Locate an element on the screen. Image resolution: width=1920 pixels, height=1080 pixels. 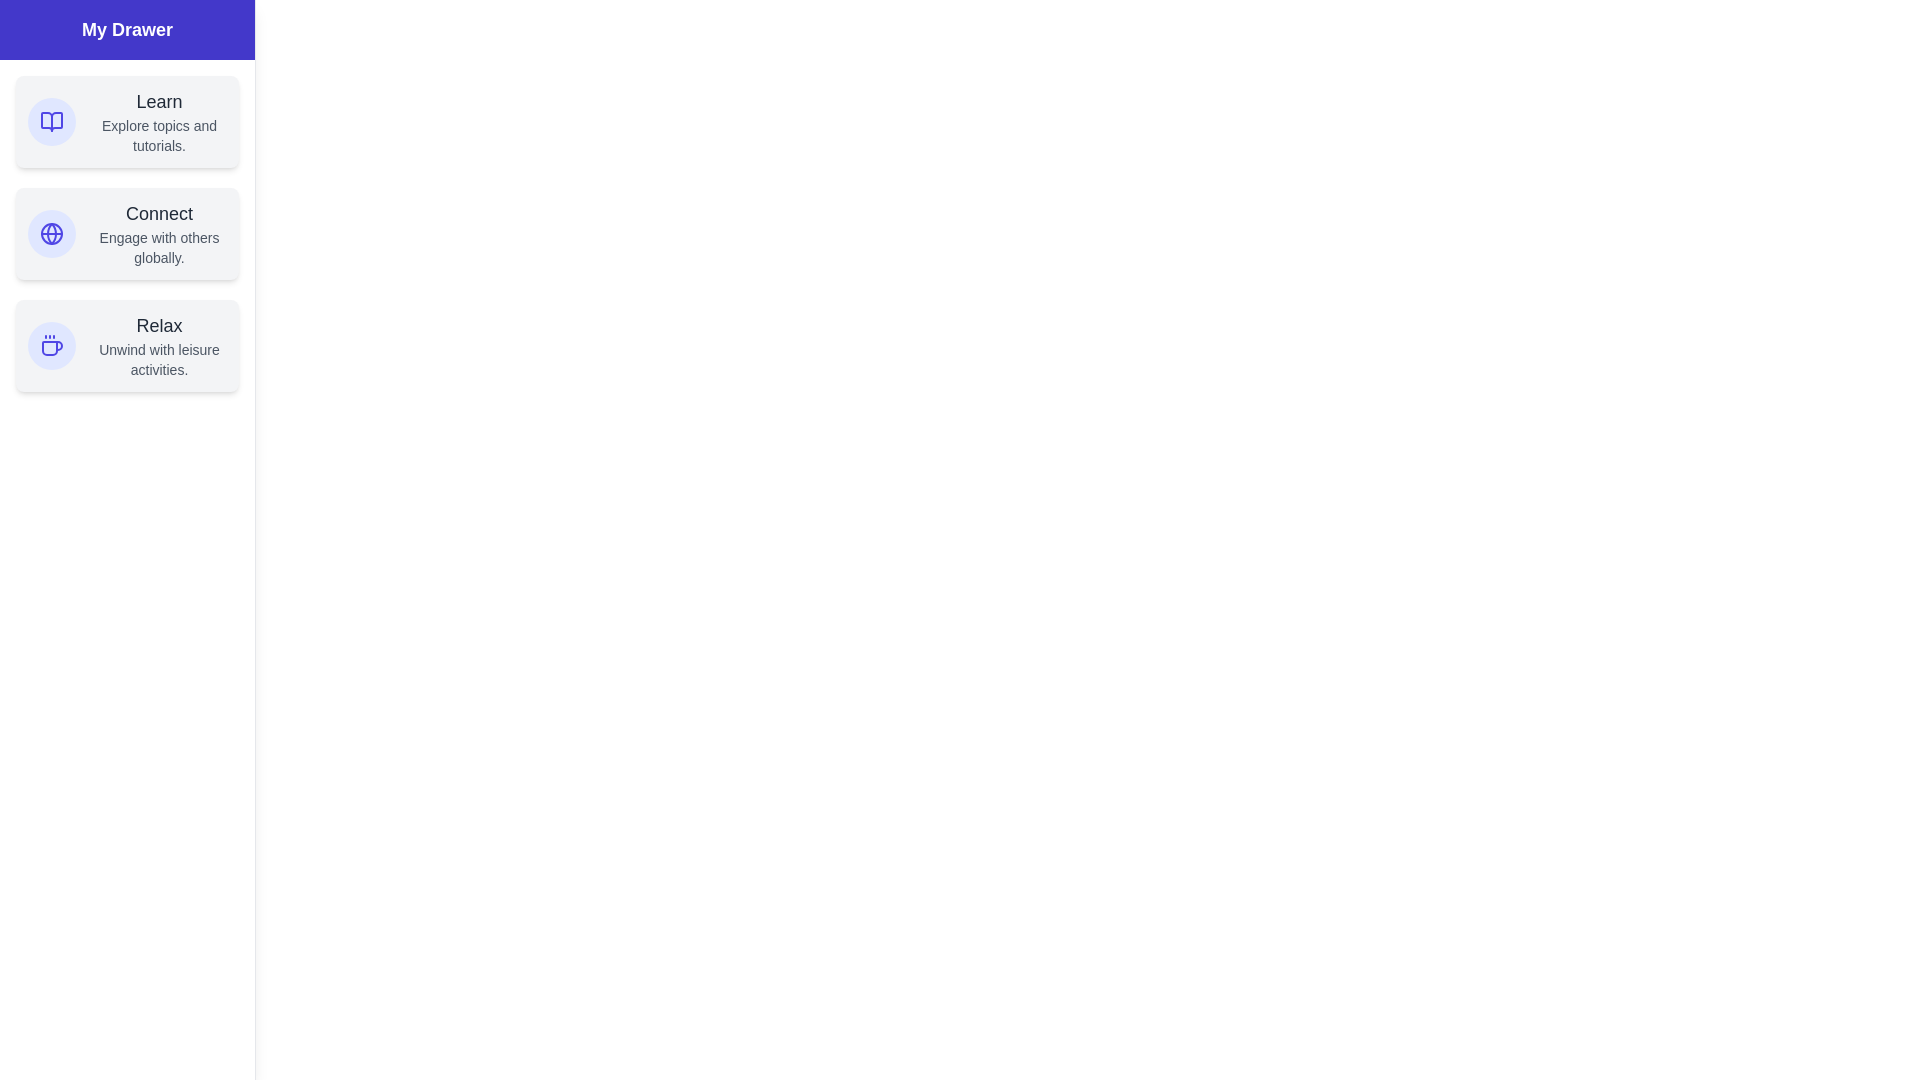
the section Learn in the drawer is located at coordinates (126, 122).